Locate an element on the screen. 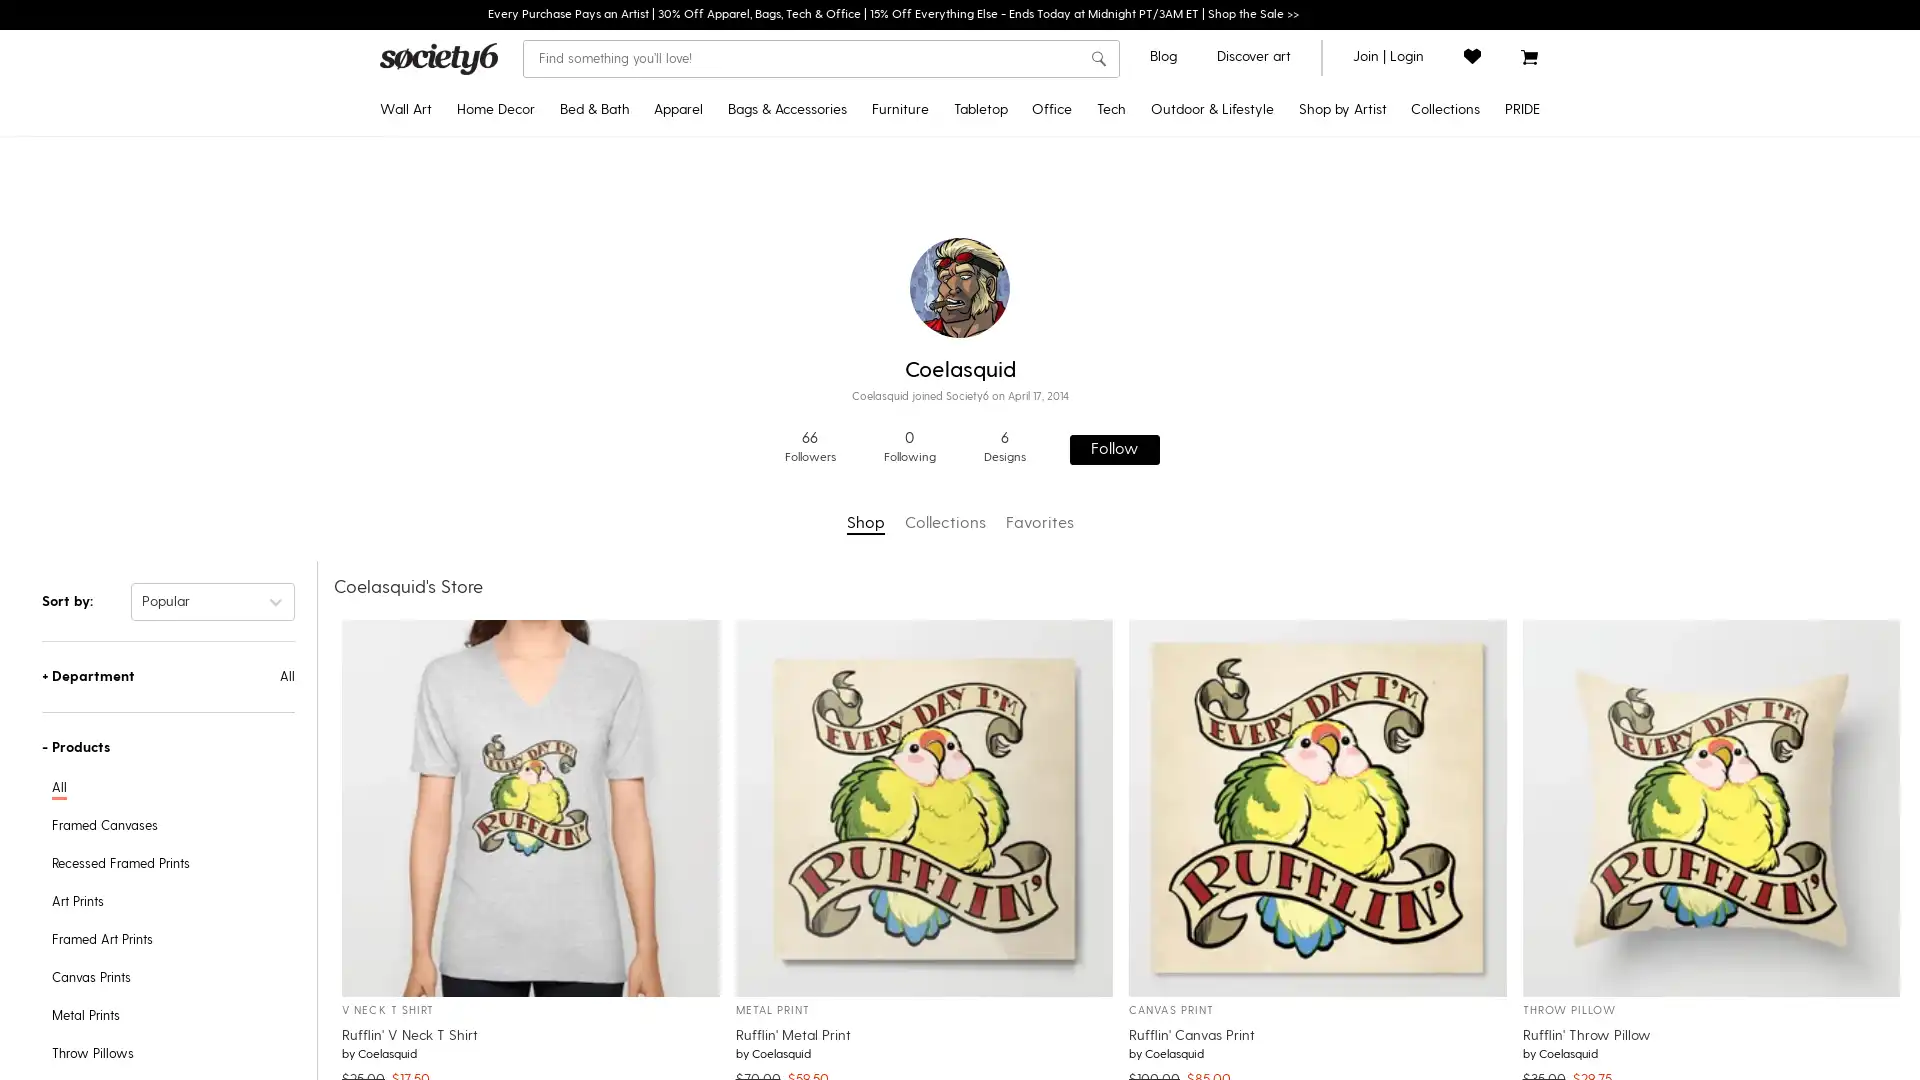  Tank Tops is located at coordinates (741, 353).